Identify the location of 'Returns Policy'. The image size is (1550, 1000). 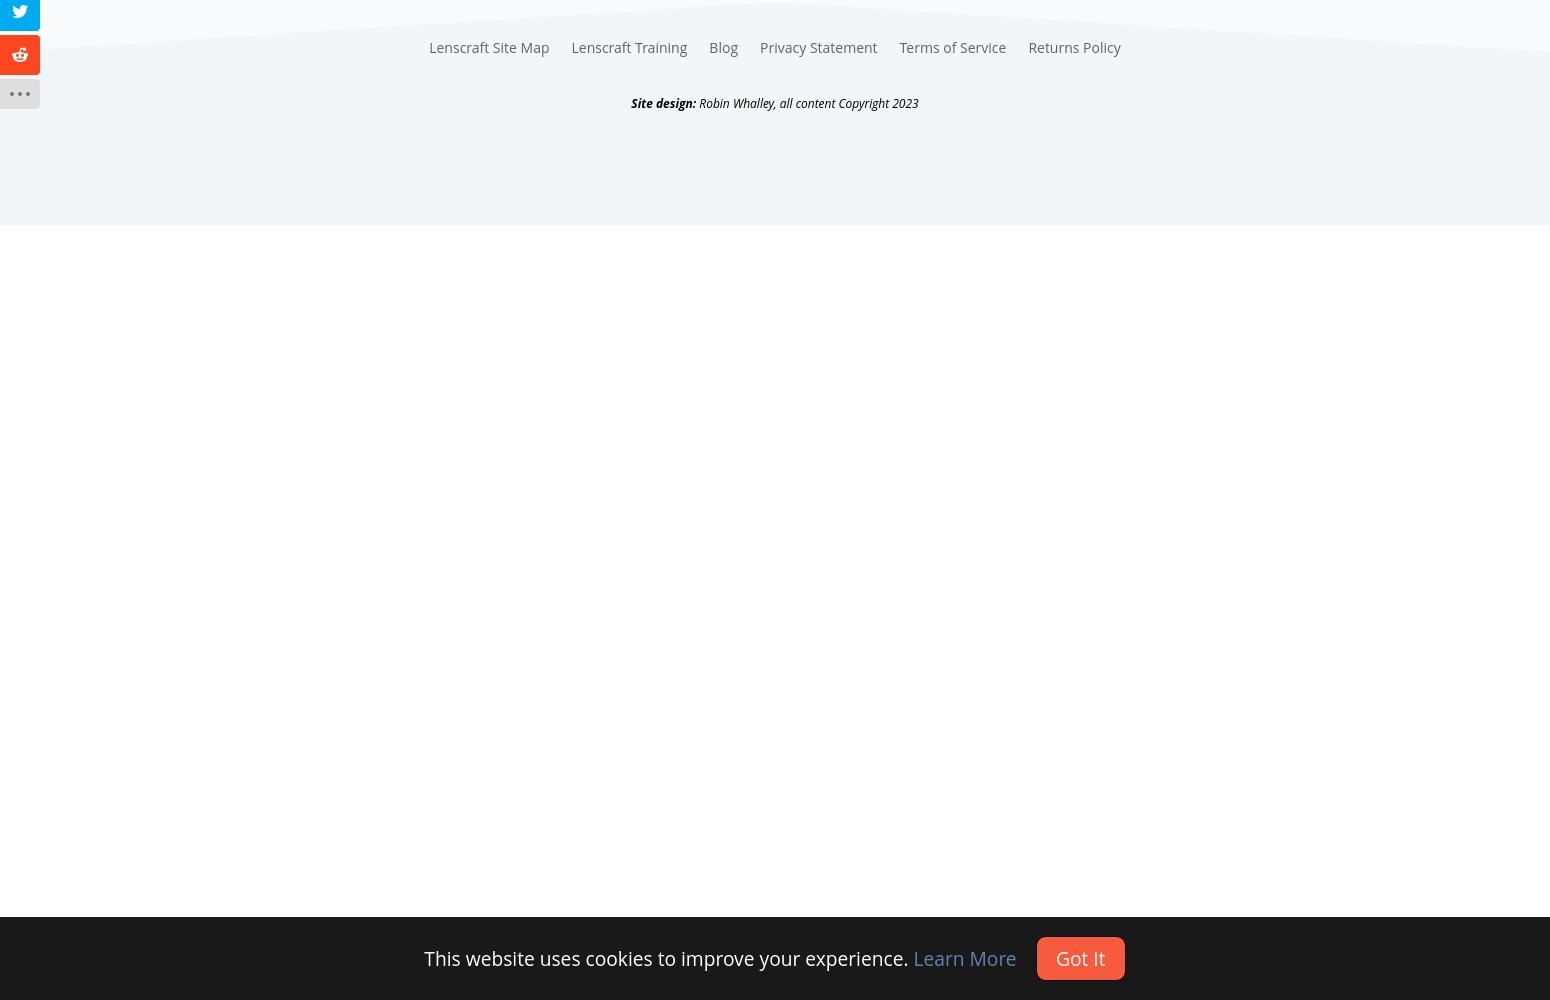
(1073, 47).